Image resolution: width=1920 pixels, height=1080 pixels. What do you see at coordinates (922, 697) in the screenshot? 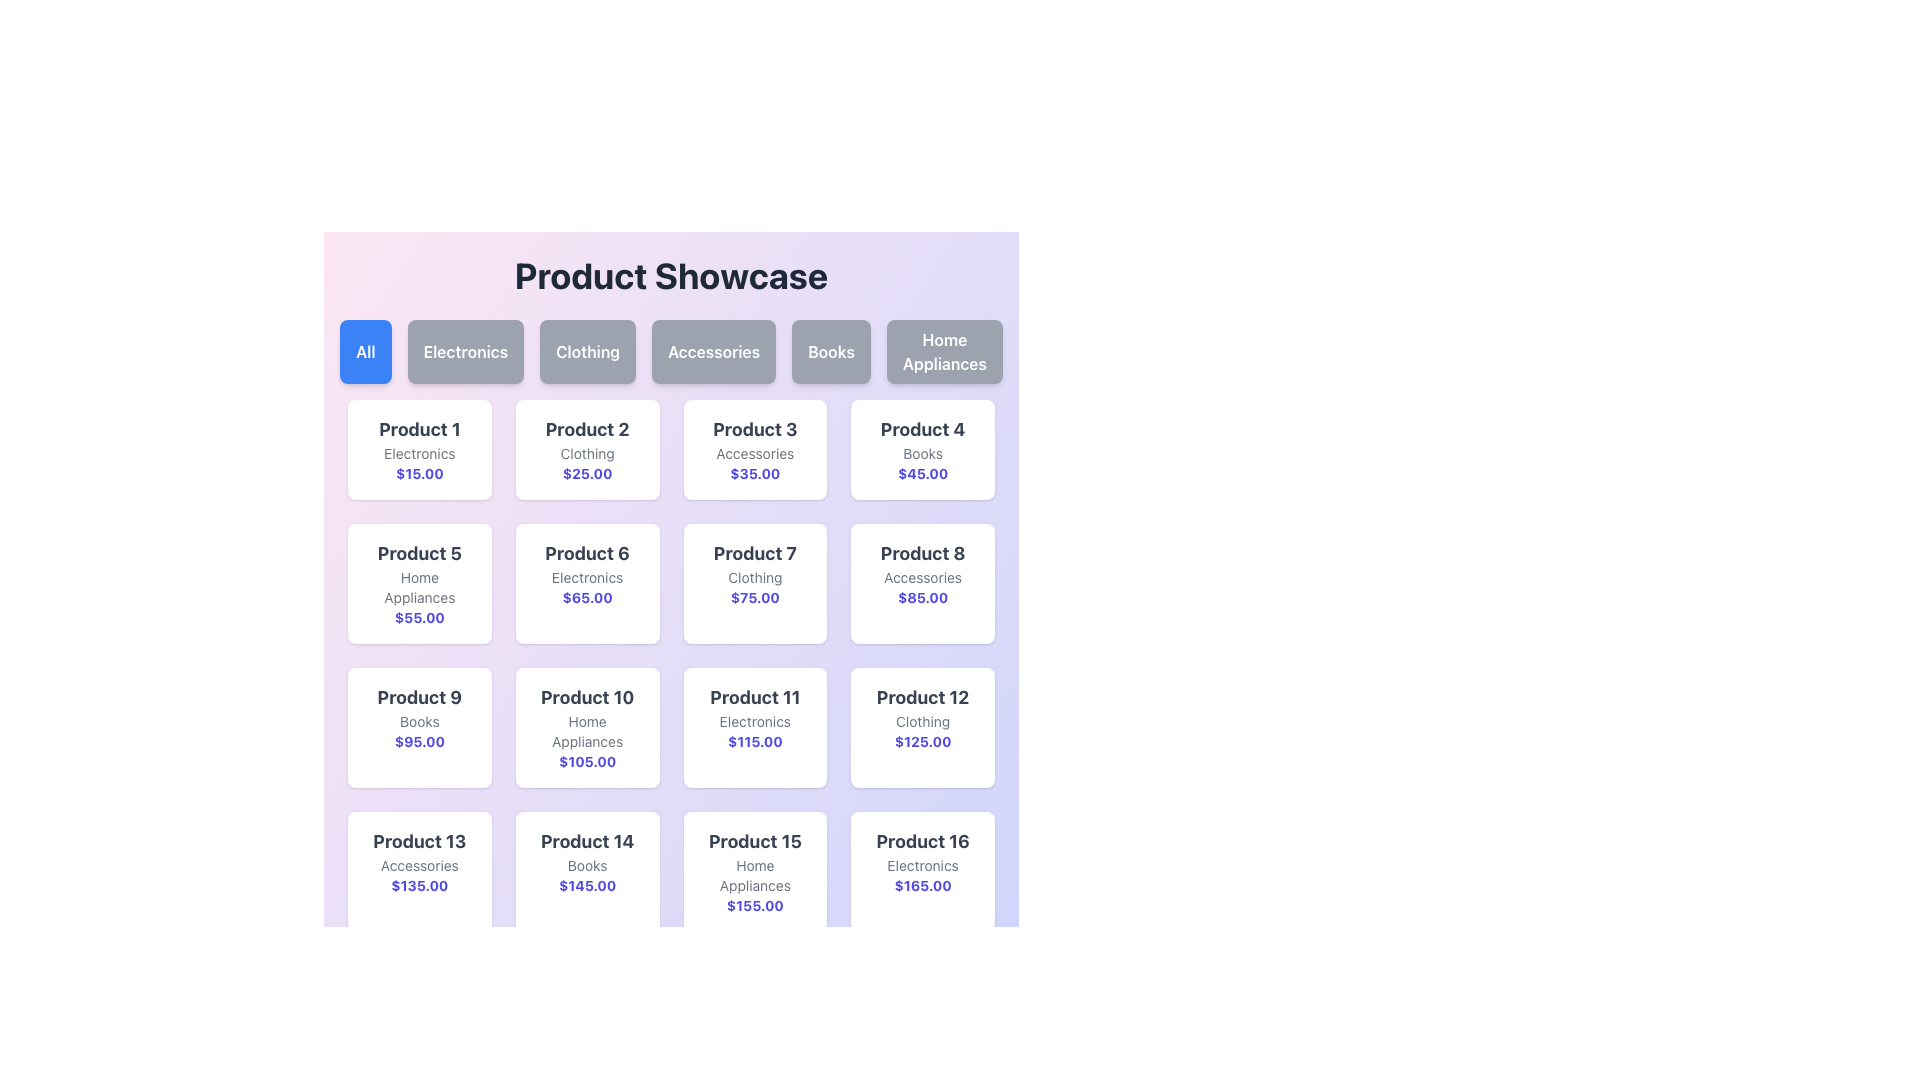
I see `the text label displaying the product title 'Product 12' located at the top of the card in the product showcase grid` at bounding box center [922, 697].